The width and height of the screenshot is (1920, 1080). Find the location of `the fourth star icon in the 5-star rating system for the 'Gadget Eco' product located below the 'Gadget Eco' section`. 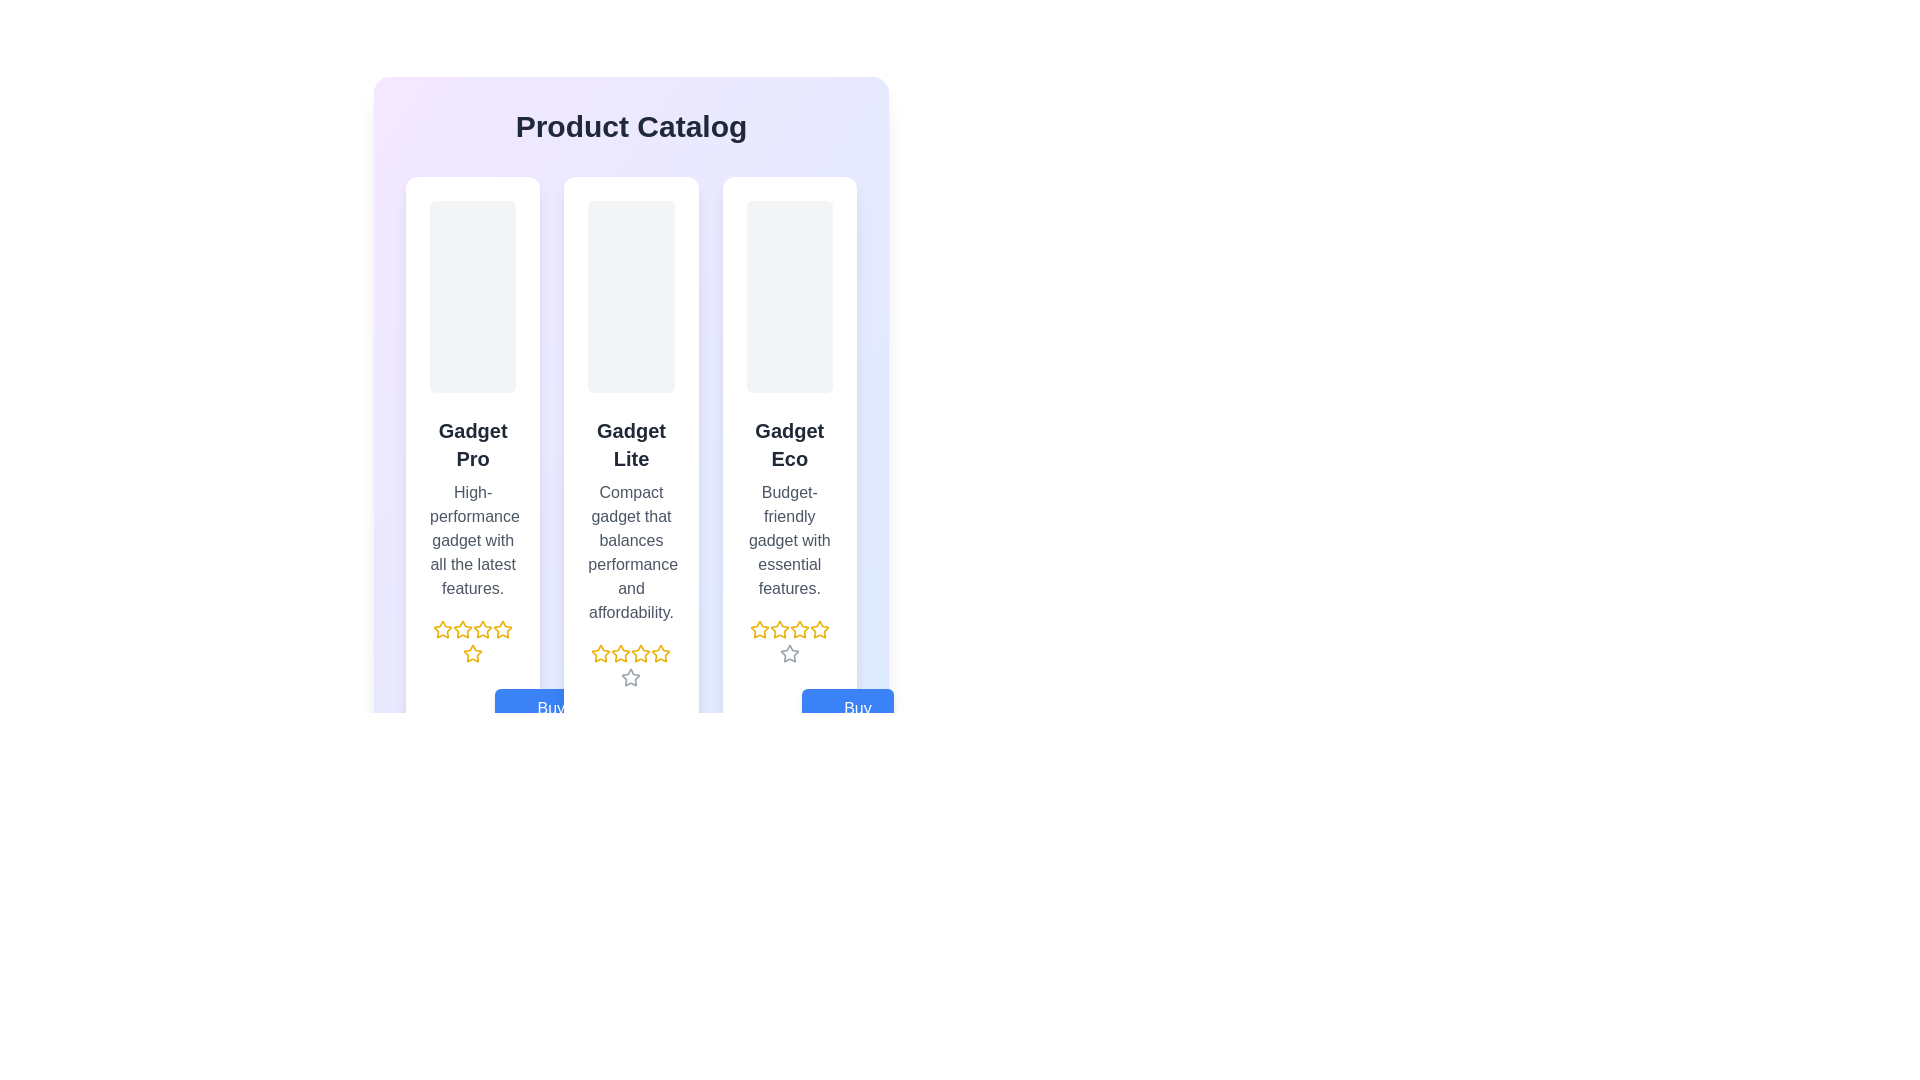

the fourth star icon in the 5-star rating system for the 'Gadget Eco' product located below the 'Gadget Eco' section is located at coordinates (798, 628).